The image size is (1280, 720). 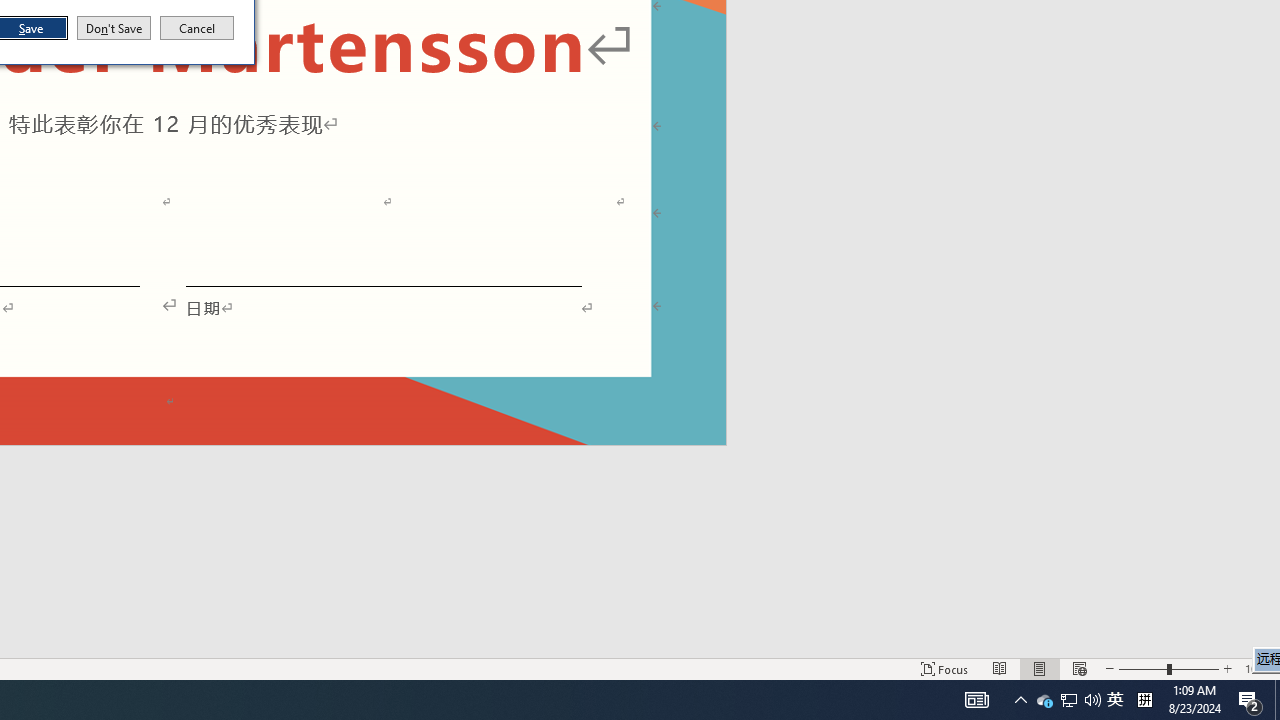 I want to click on 'Tray Input Indicator - Chinese (Simplified, China)', so click(x=1114, y=698).